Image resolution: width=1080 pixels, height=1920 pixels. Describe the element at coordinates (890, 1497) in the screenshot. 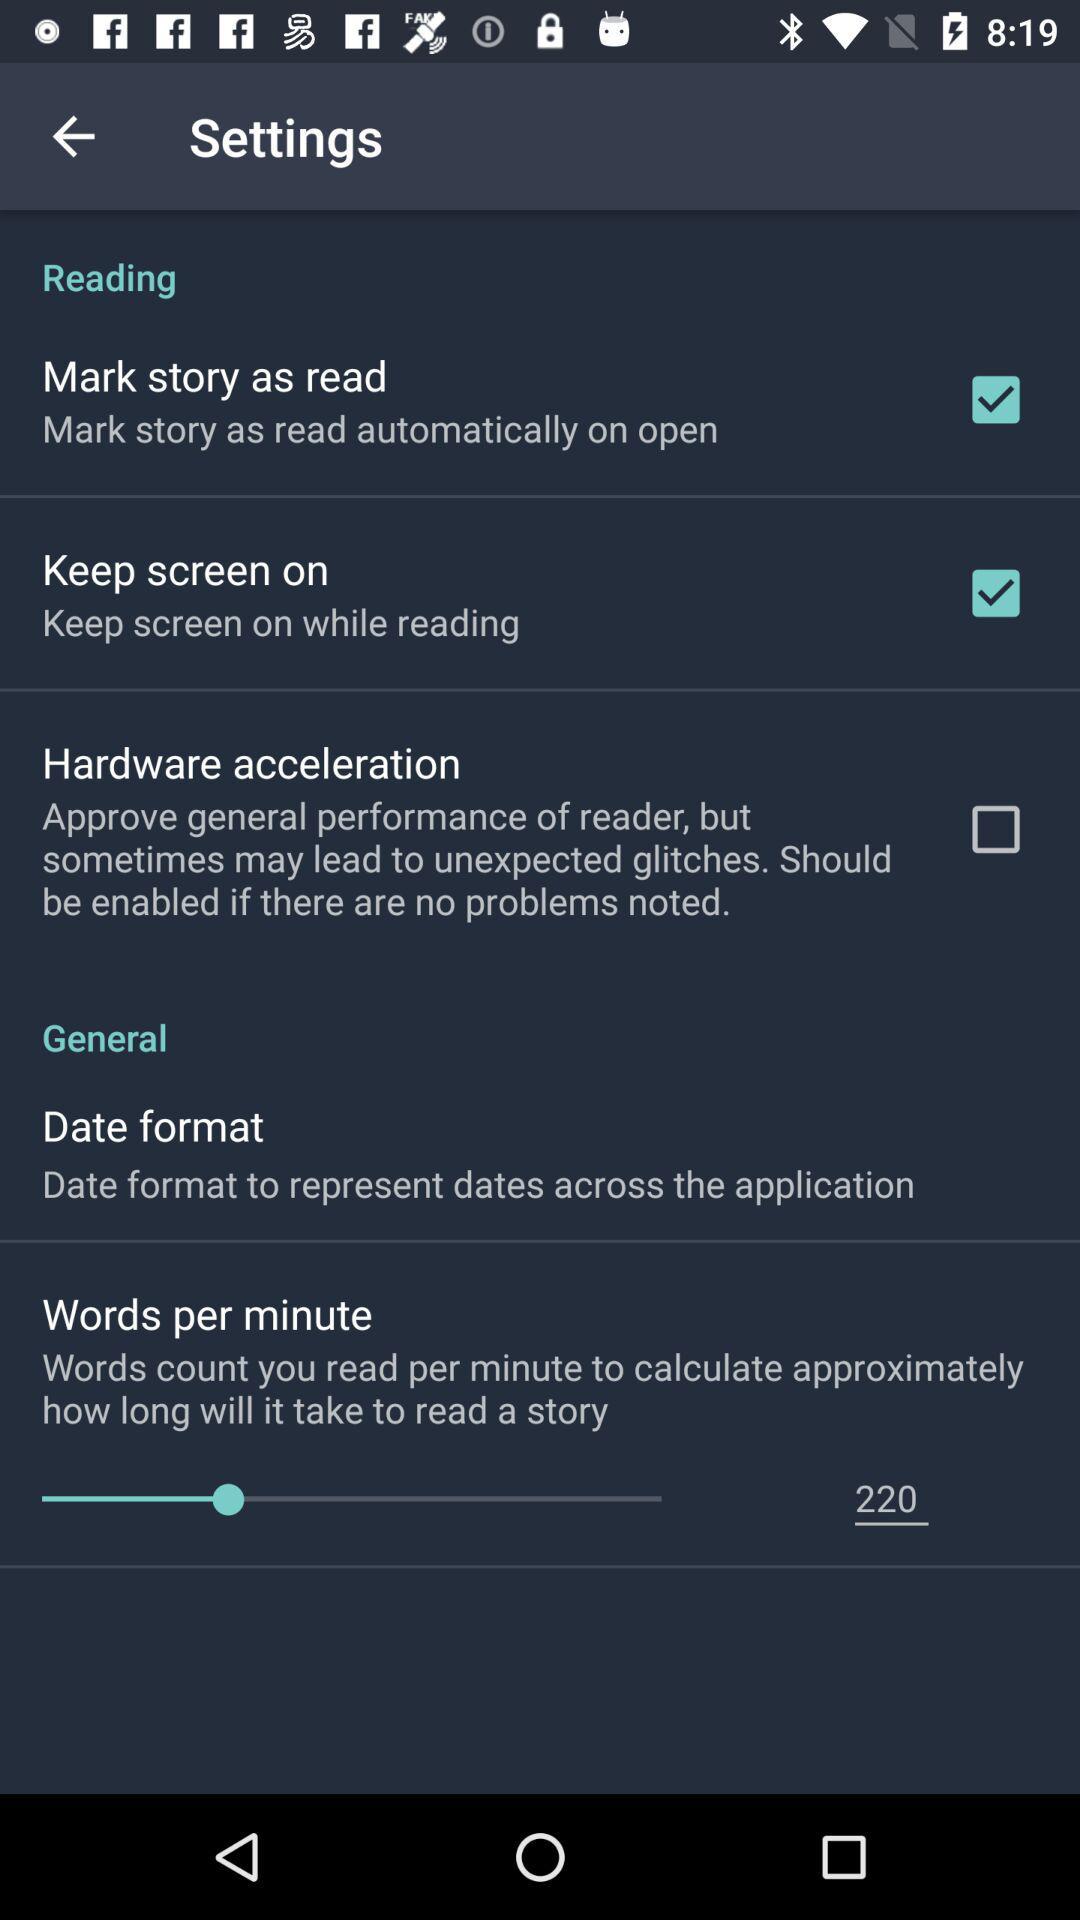

I see `220 icon` at that location.